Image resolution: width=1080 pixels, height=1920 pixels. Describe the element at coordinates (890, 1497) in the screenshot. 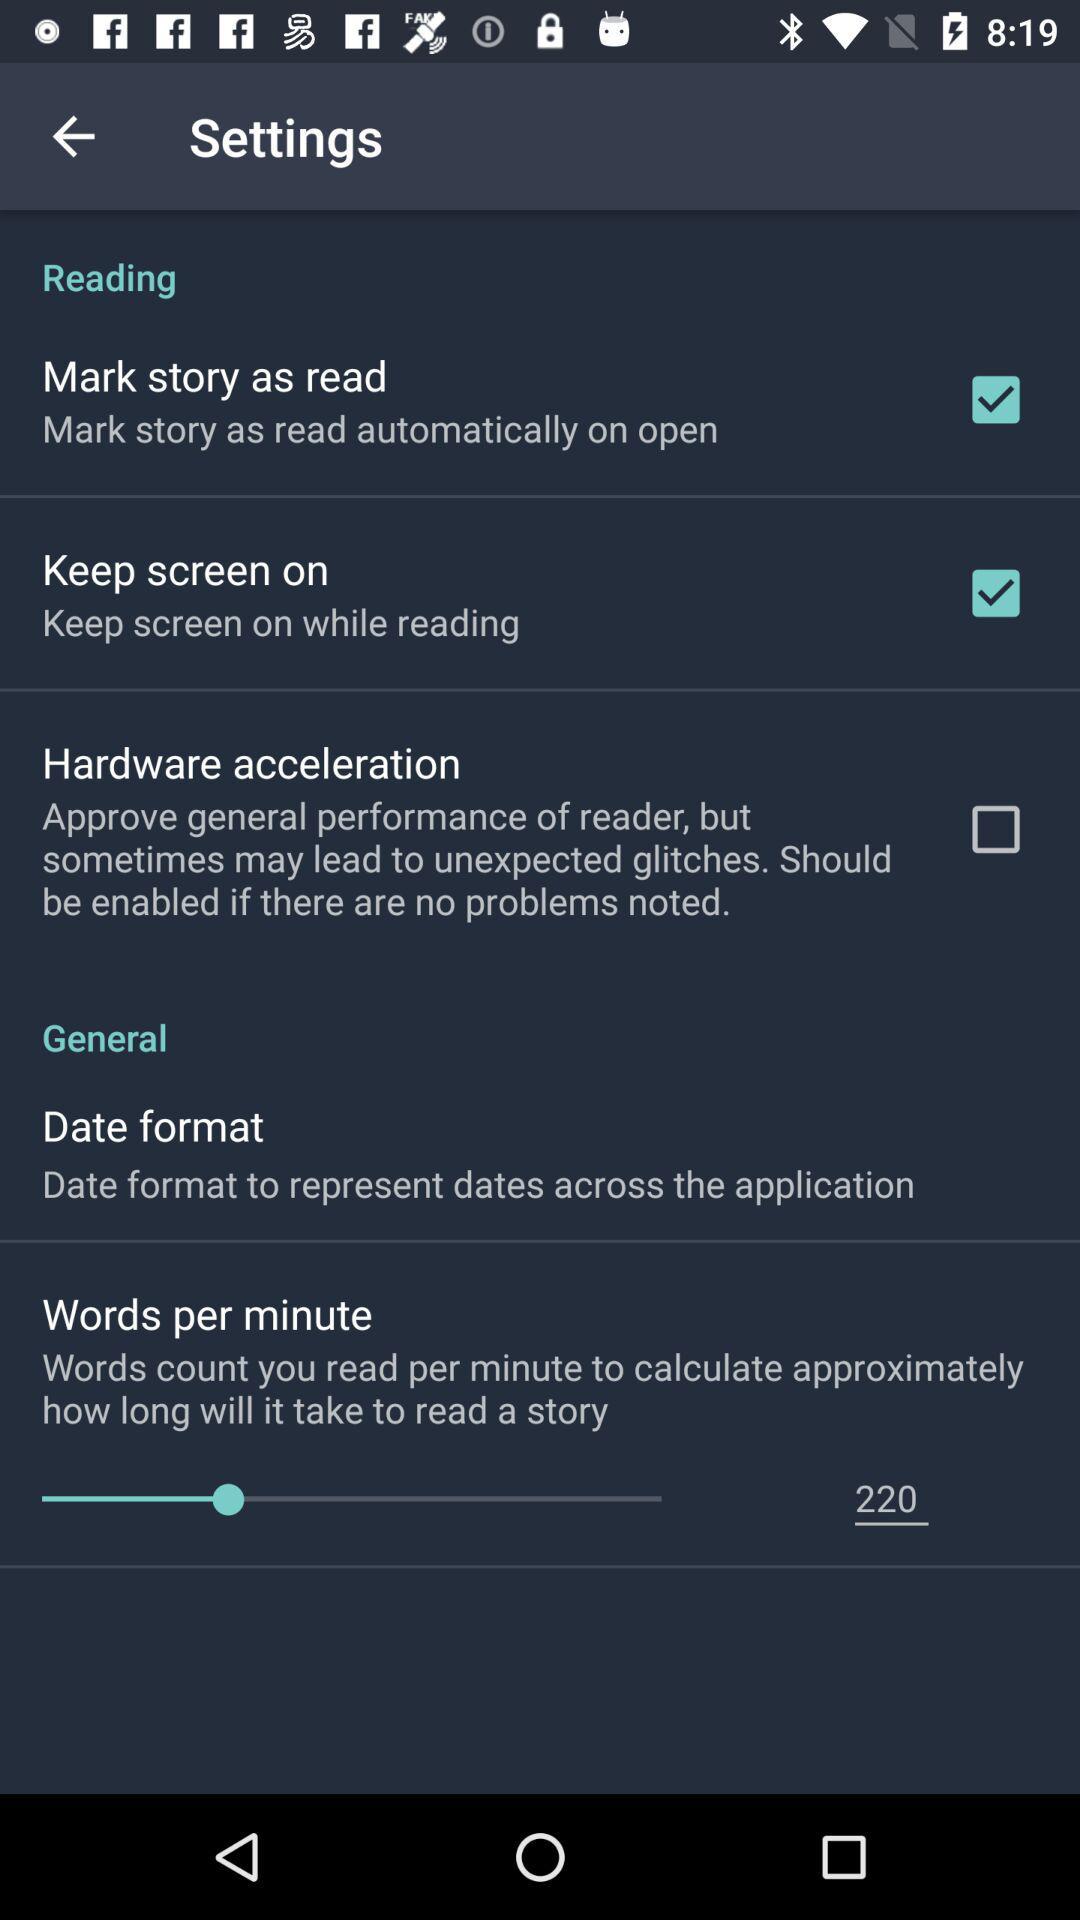

I see `220 icon` at that location.